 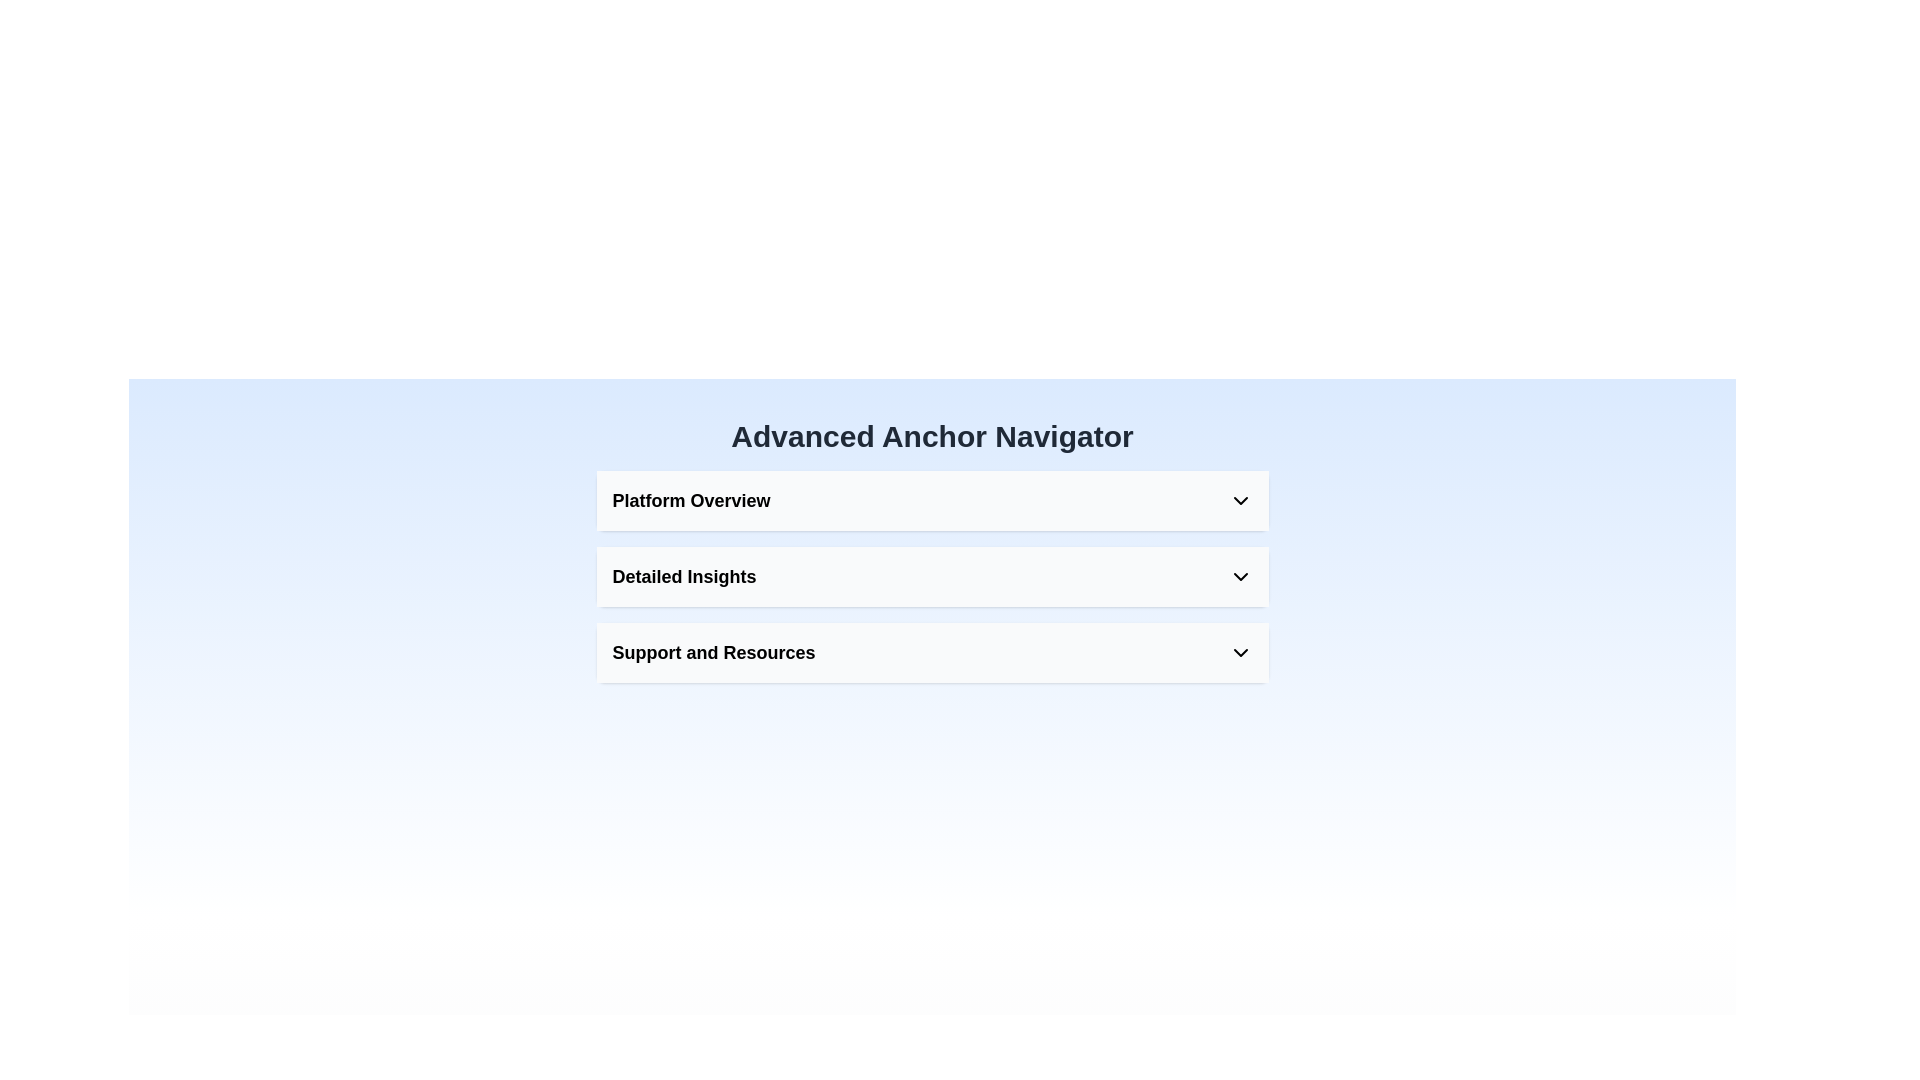 I want to click on the downward-pointing arrow icon located to the right of the 'Platform Overview' text, so click(x=1239, y=500).